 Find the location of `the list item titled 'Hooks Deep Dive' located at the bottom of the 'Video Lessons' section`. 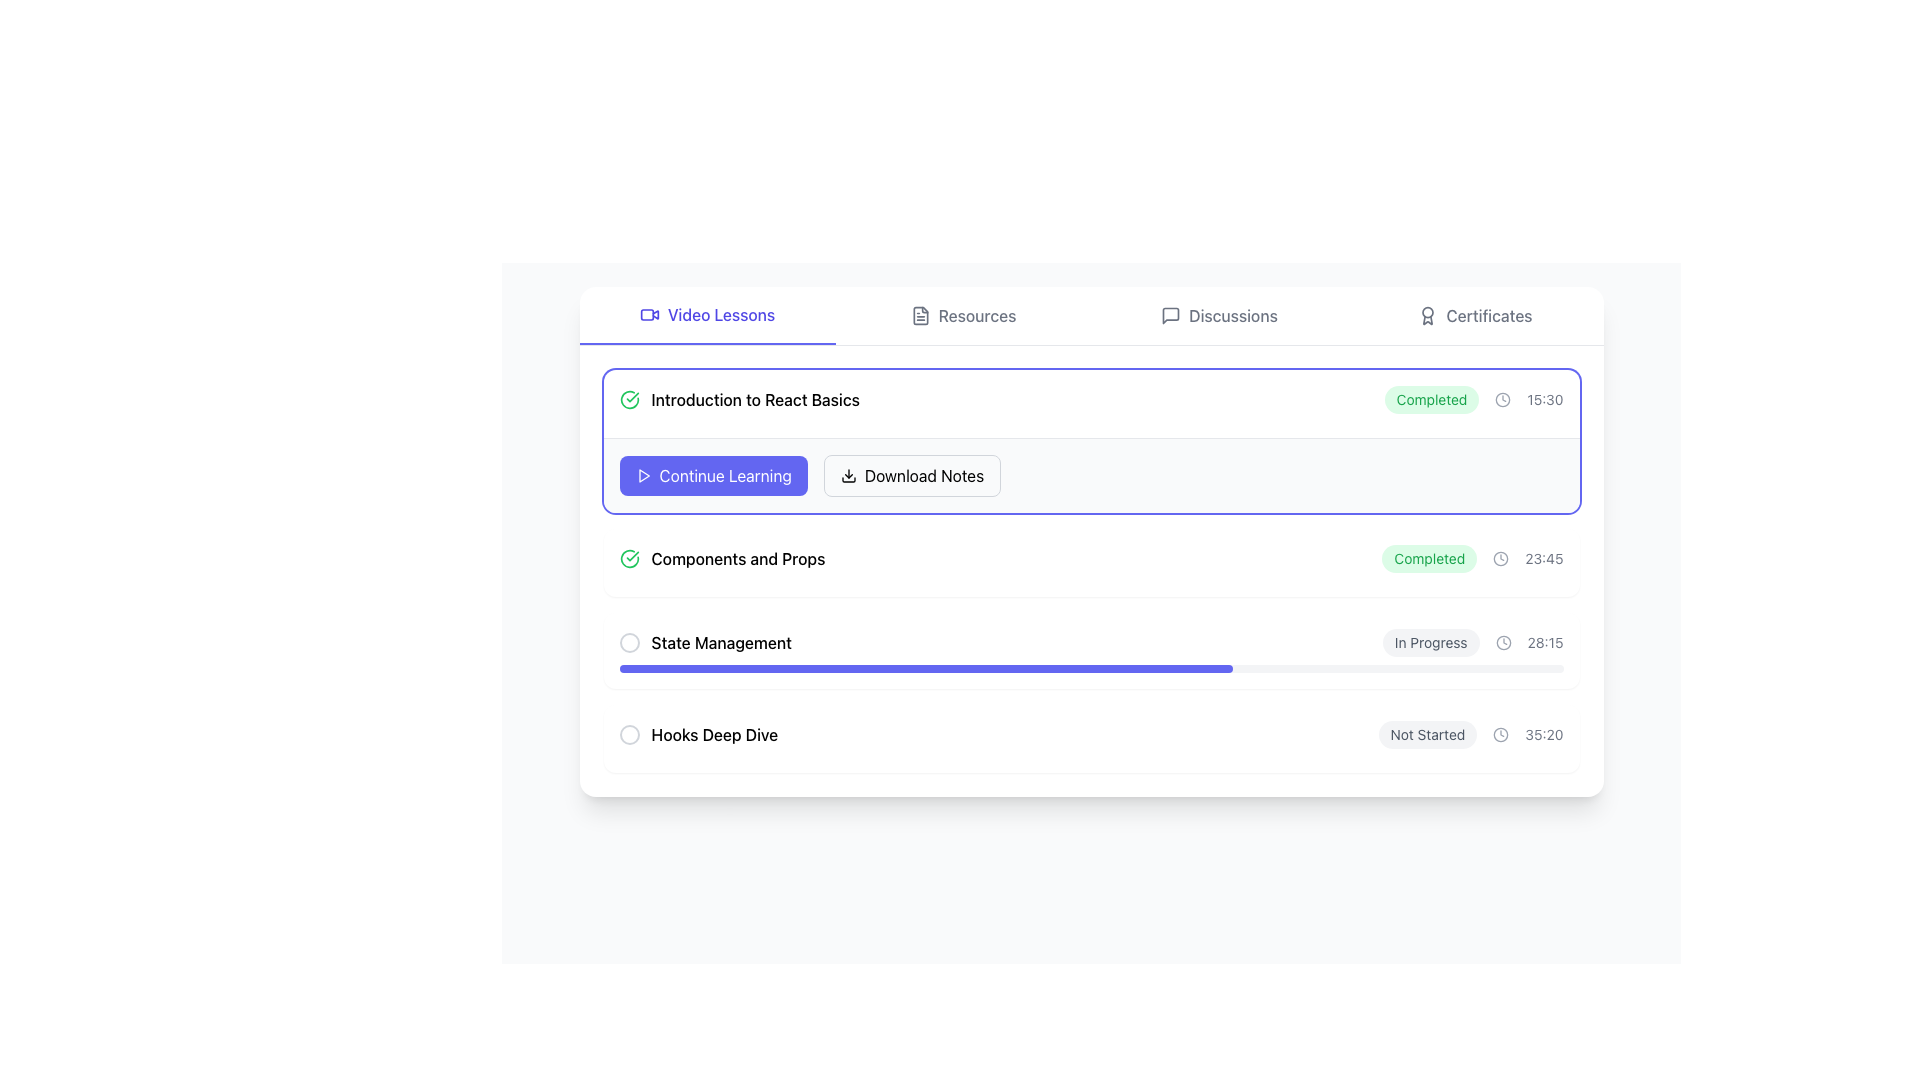

the list item titled 'Hooks Deep Dive' located at the bottom of the 'Video Lessons' section is located at coordinates (1090, 735).